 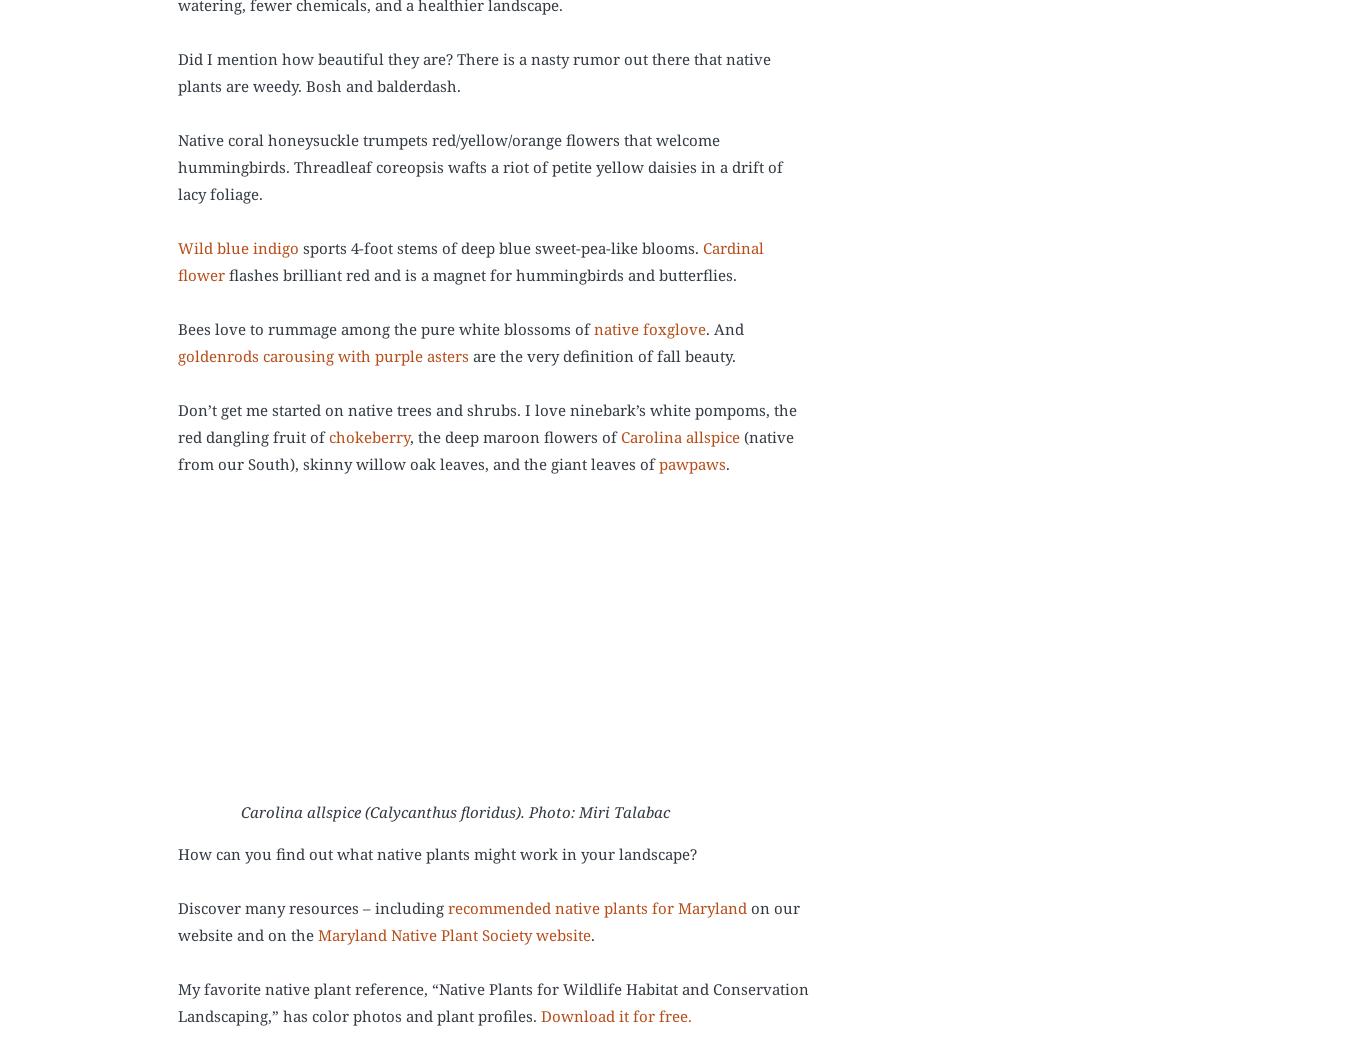 I want to click on ', the deep maroon flowers of', so click(x=514, y=437).